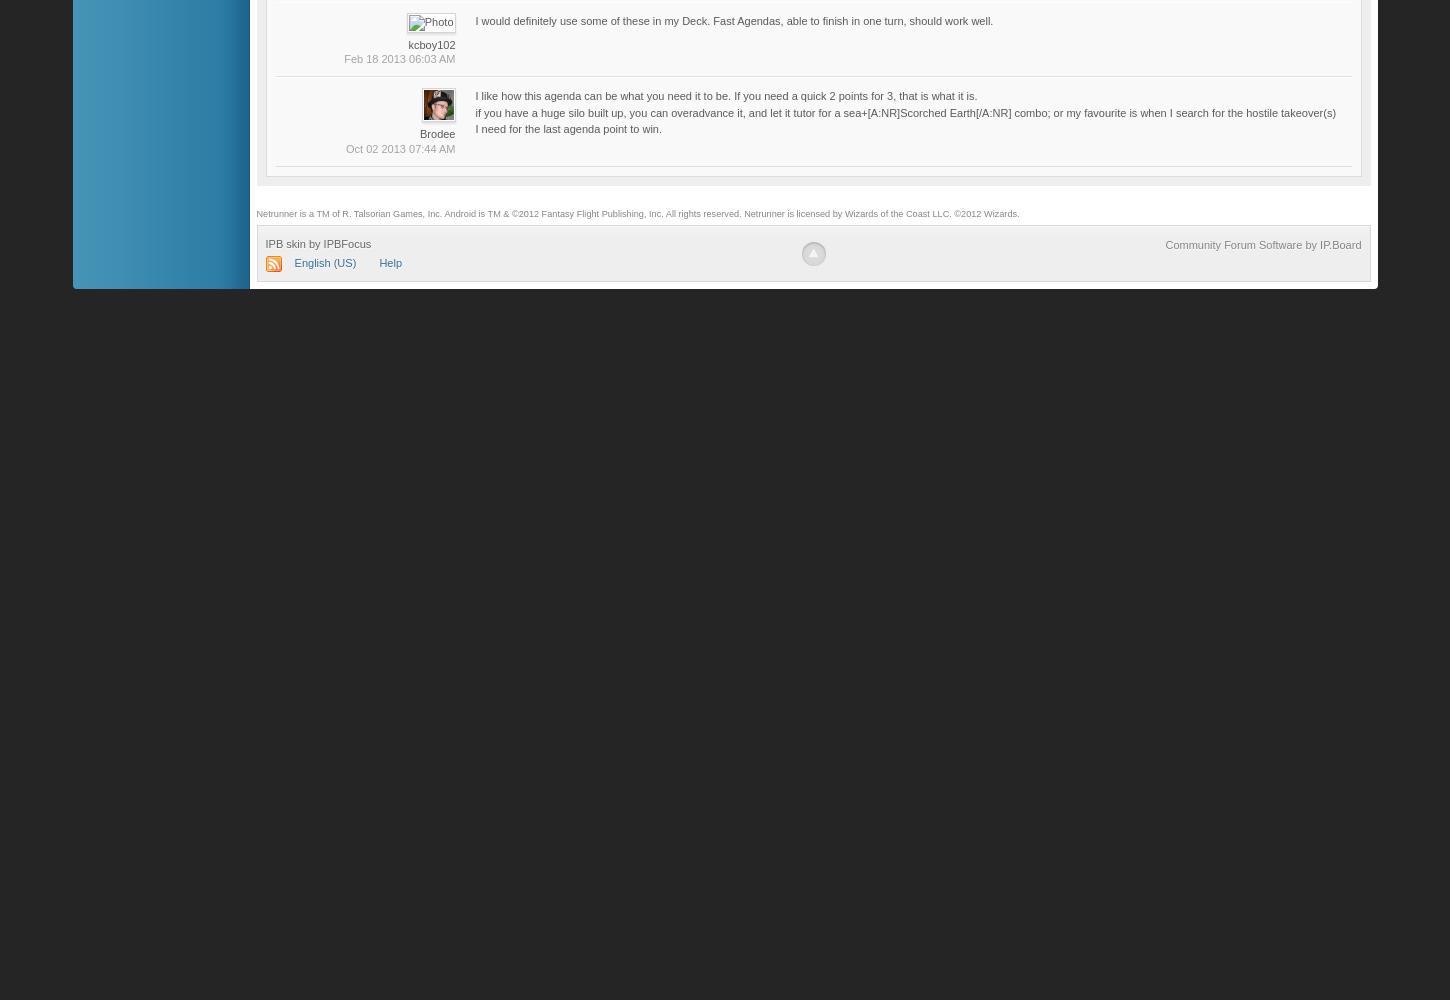  Describe the element at coordinates (398, 59) in the screenshot. I see `'Feb 18 2013 06:03 AM'` at that location.